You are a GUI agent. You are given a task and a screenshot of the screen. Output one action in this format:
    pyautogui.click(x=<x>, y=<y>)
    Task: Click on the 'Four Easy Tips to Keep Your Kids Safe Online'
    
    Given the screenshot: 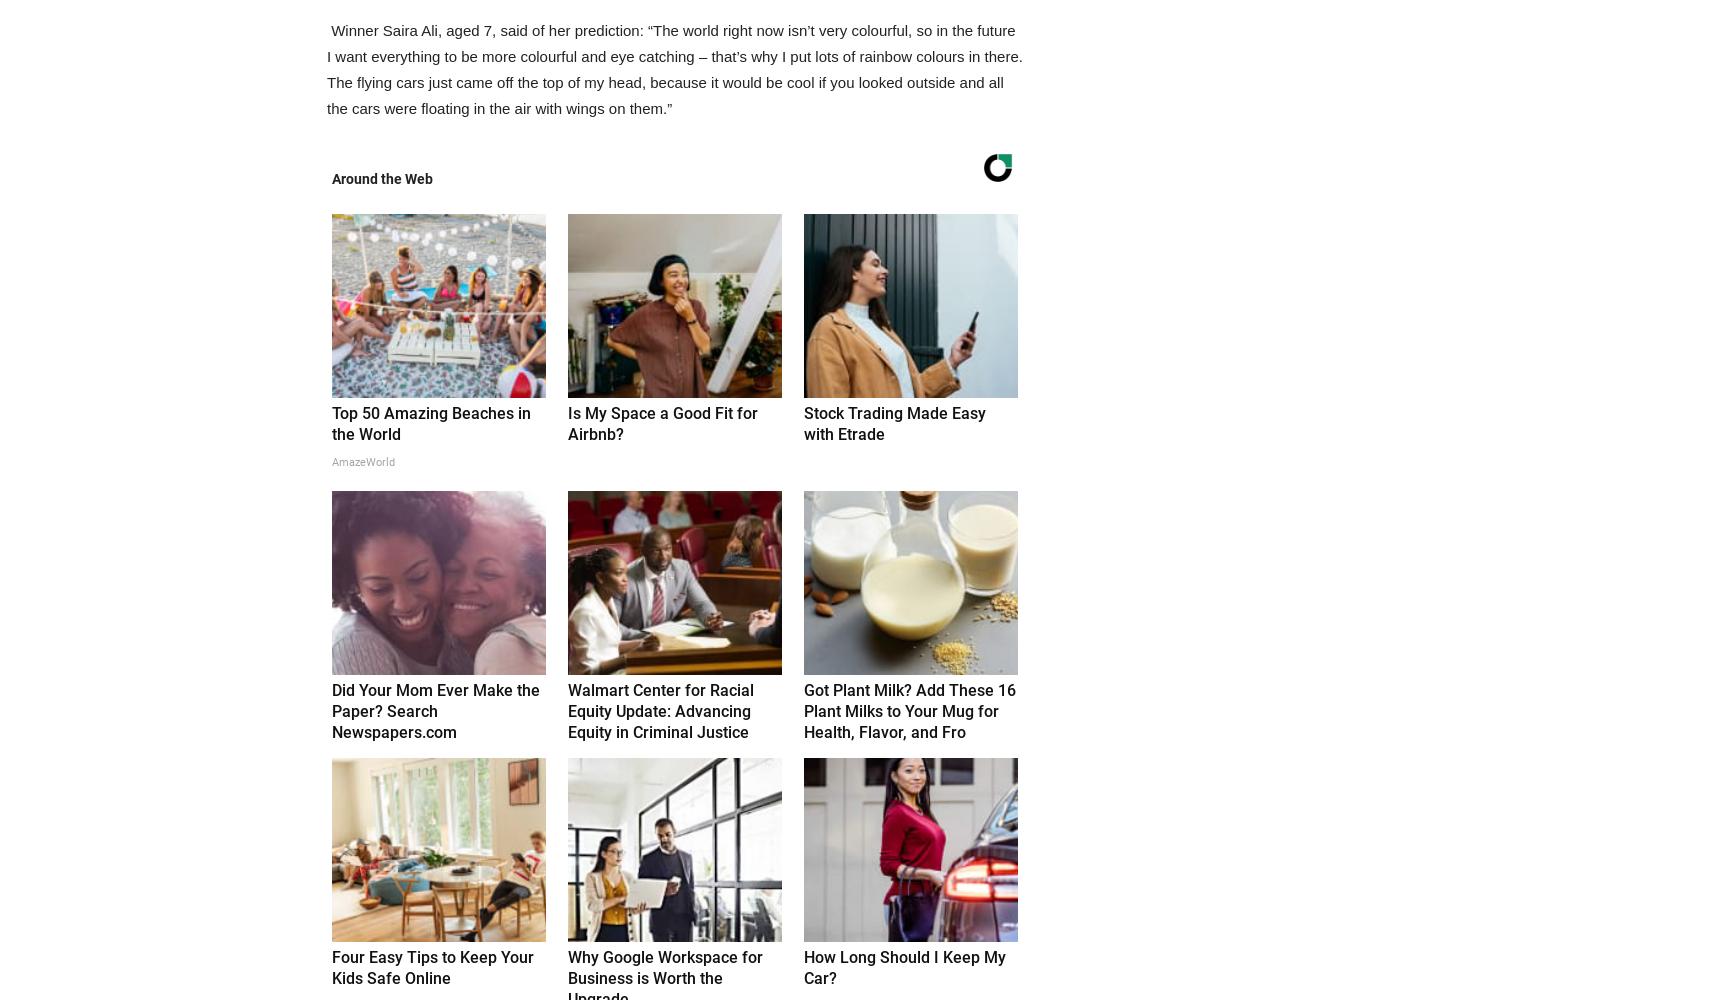 What is the action you would take?
    pyautogui.click(x=432, y=967)
    